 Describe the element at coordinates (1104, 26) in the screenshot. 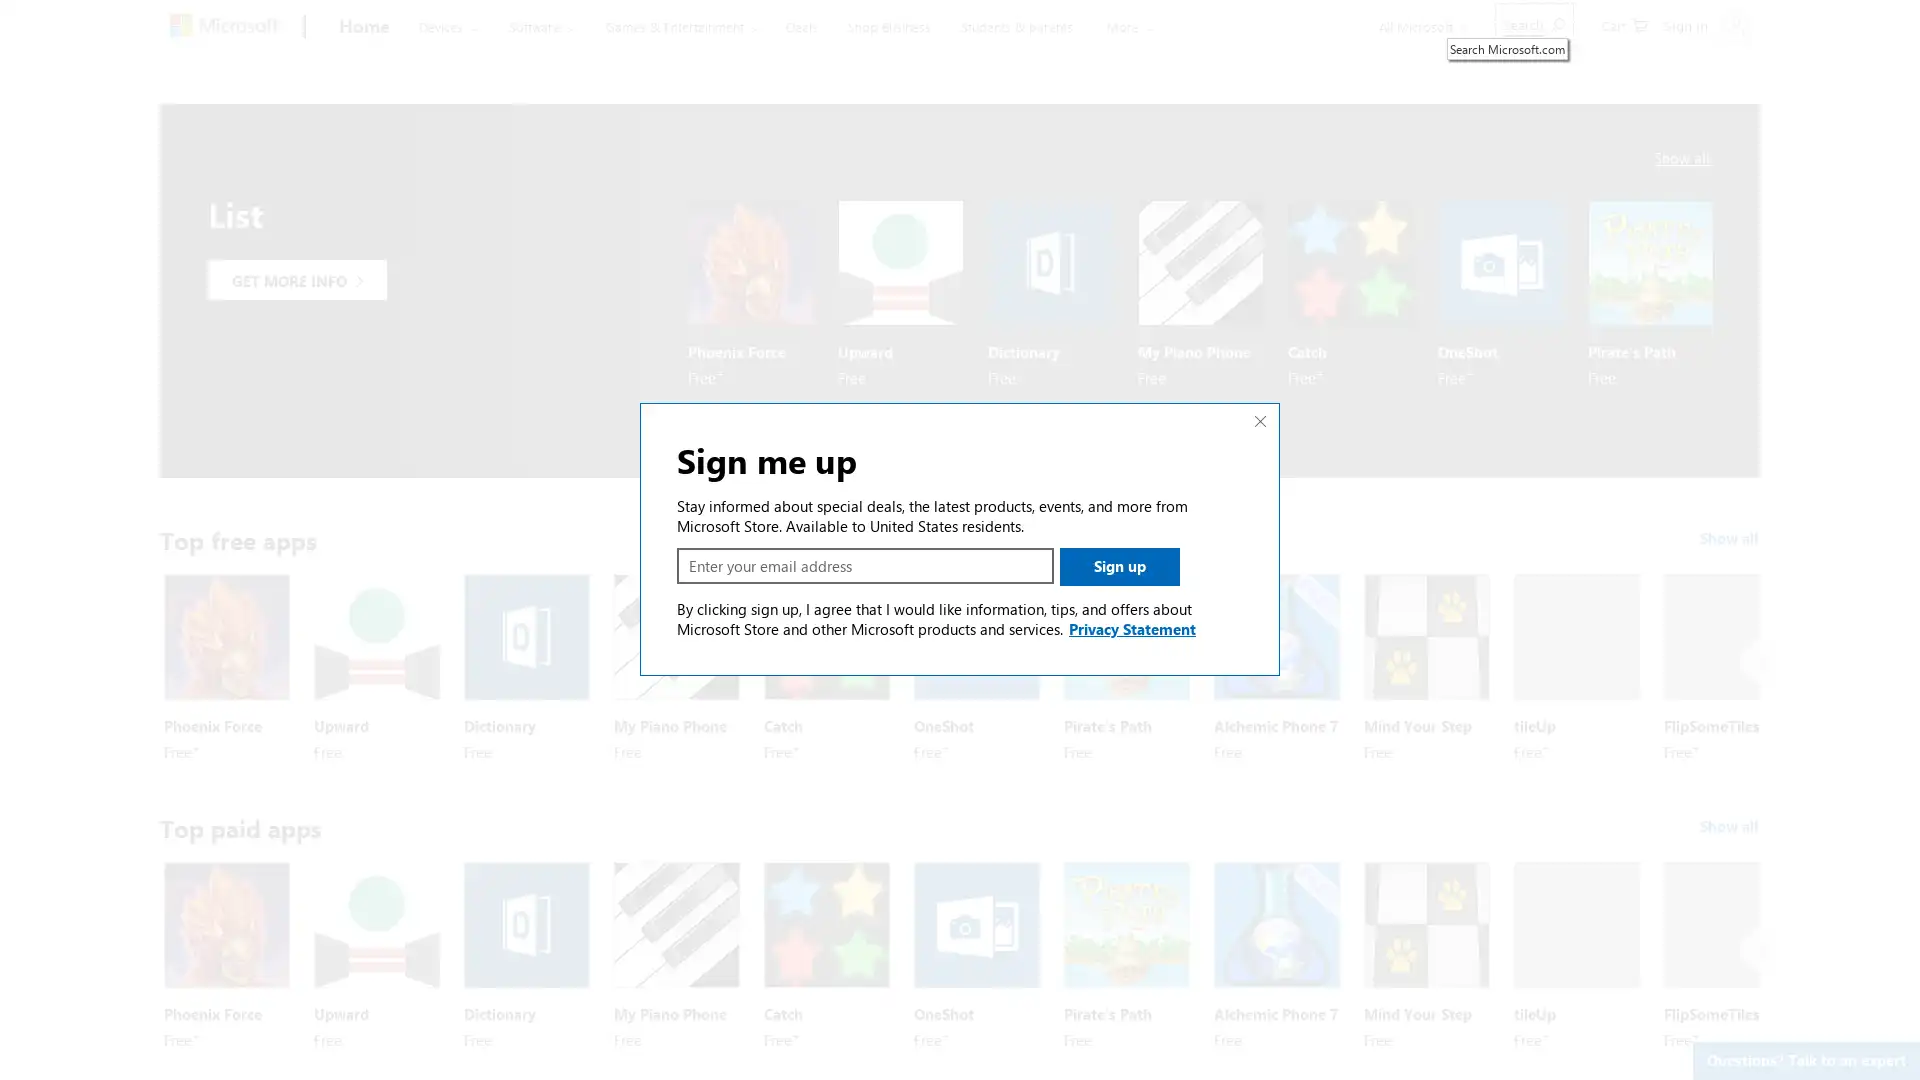

I see `More` at that location.